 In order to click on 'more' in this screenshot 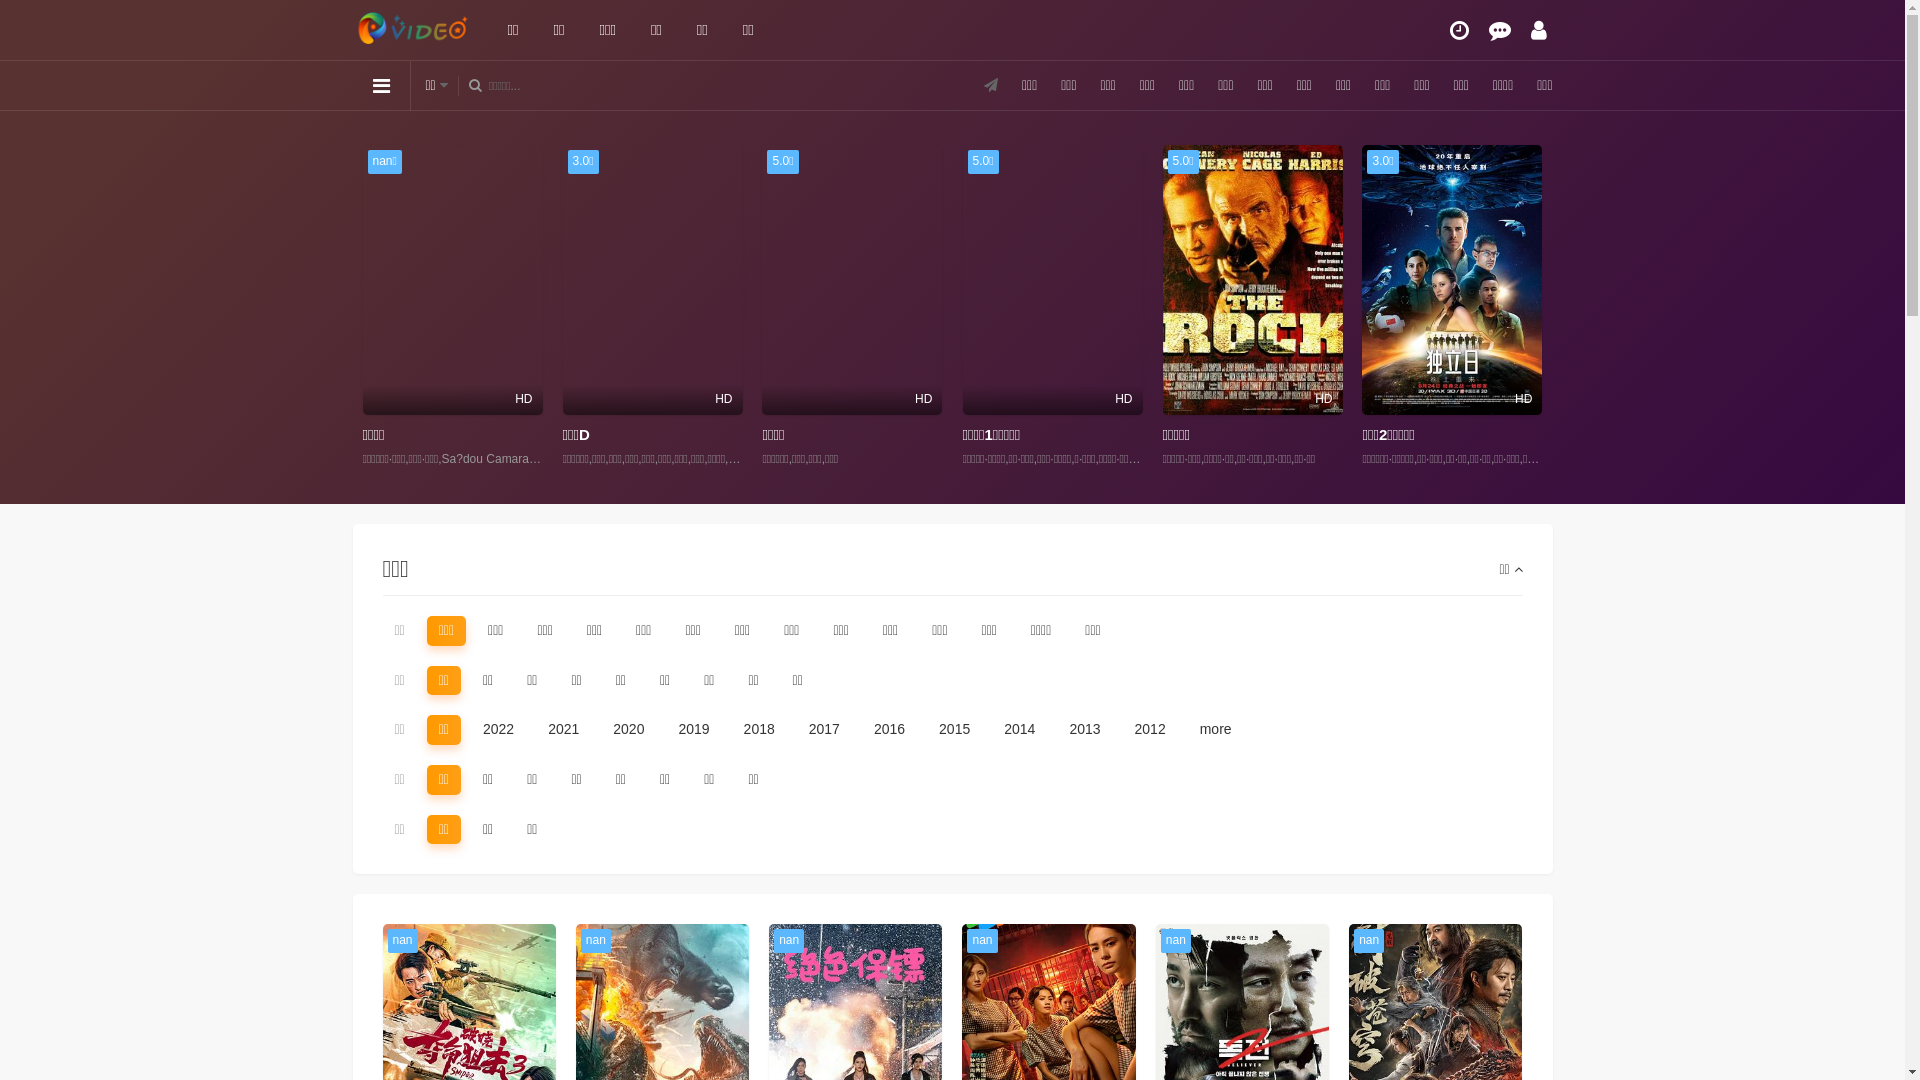, I will do `click(1188, 729)`.